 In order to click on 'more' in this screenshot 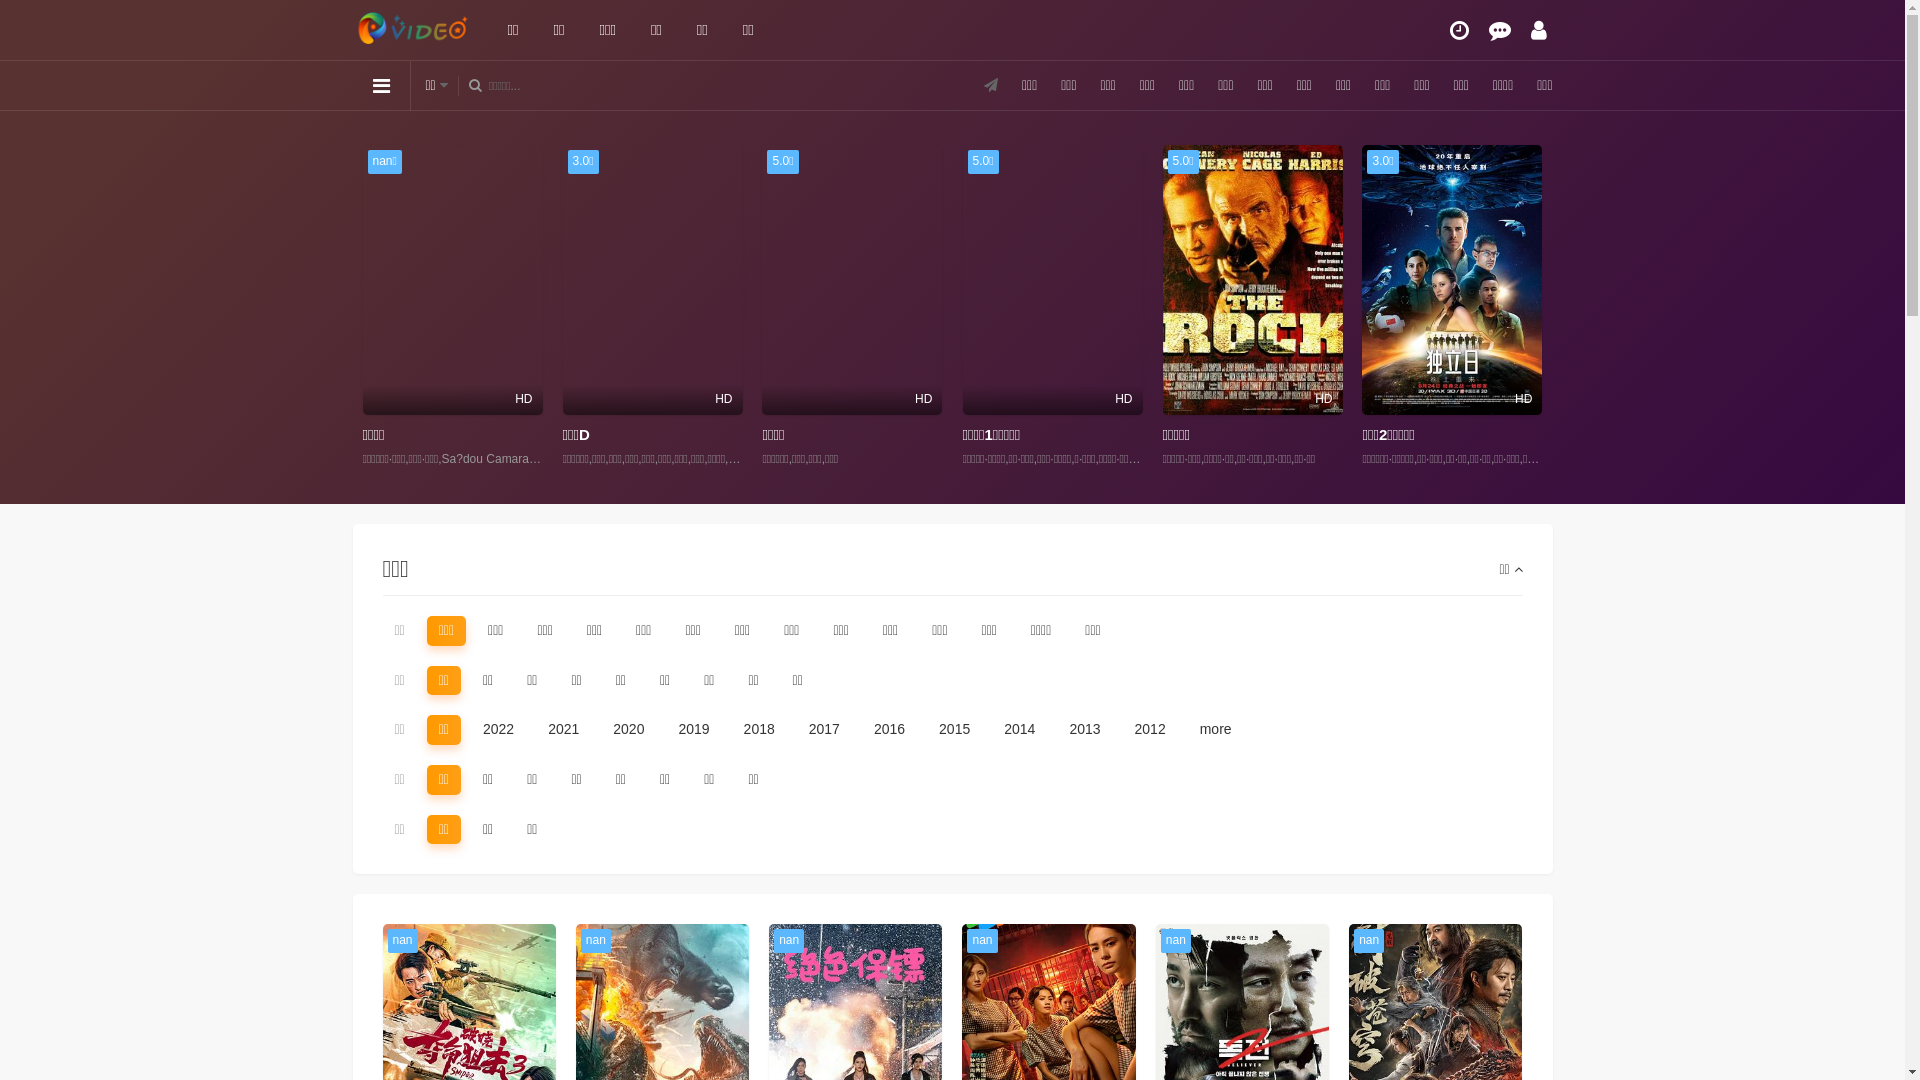, I will do `click(1188, 729)`.